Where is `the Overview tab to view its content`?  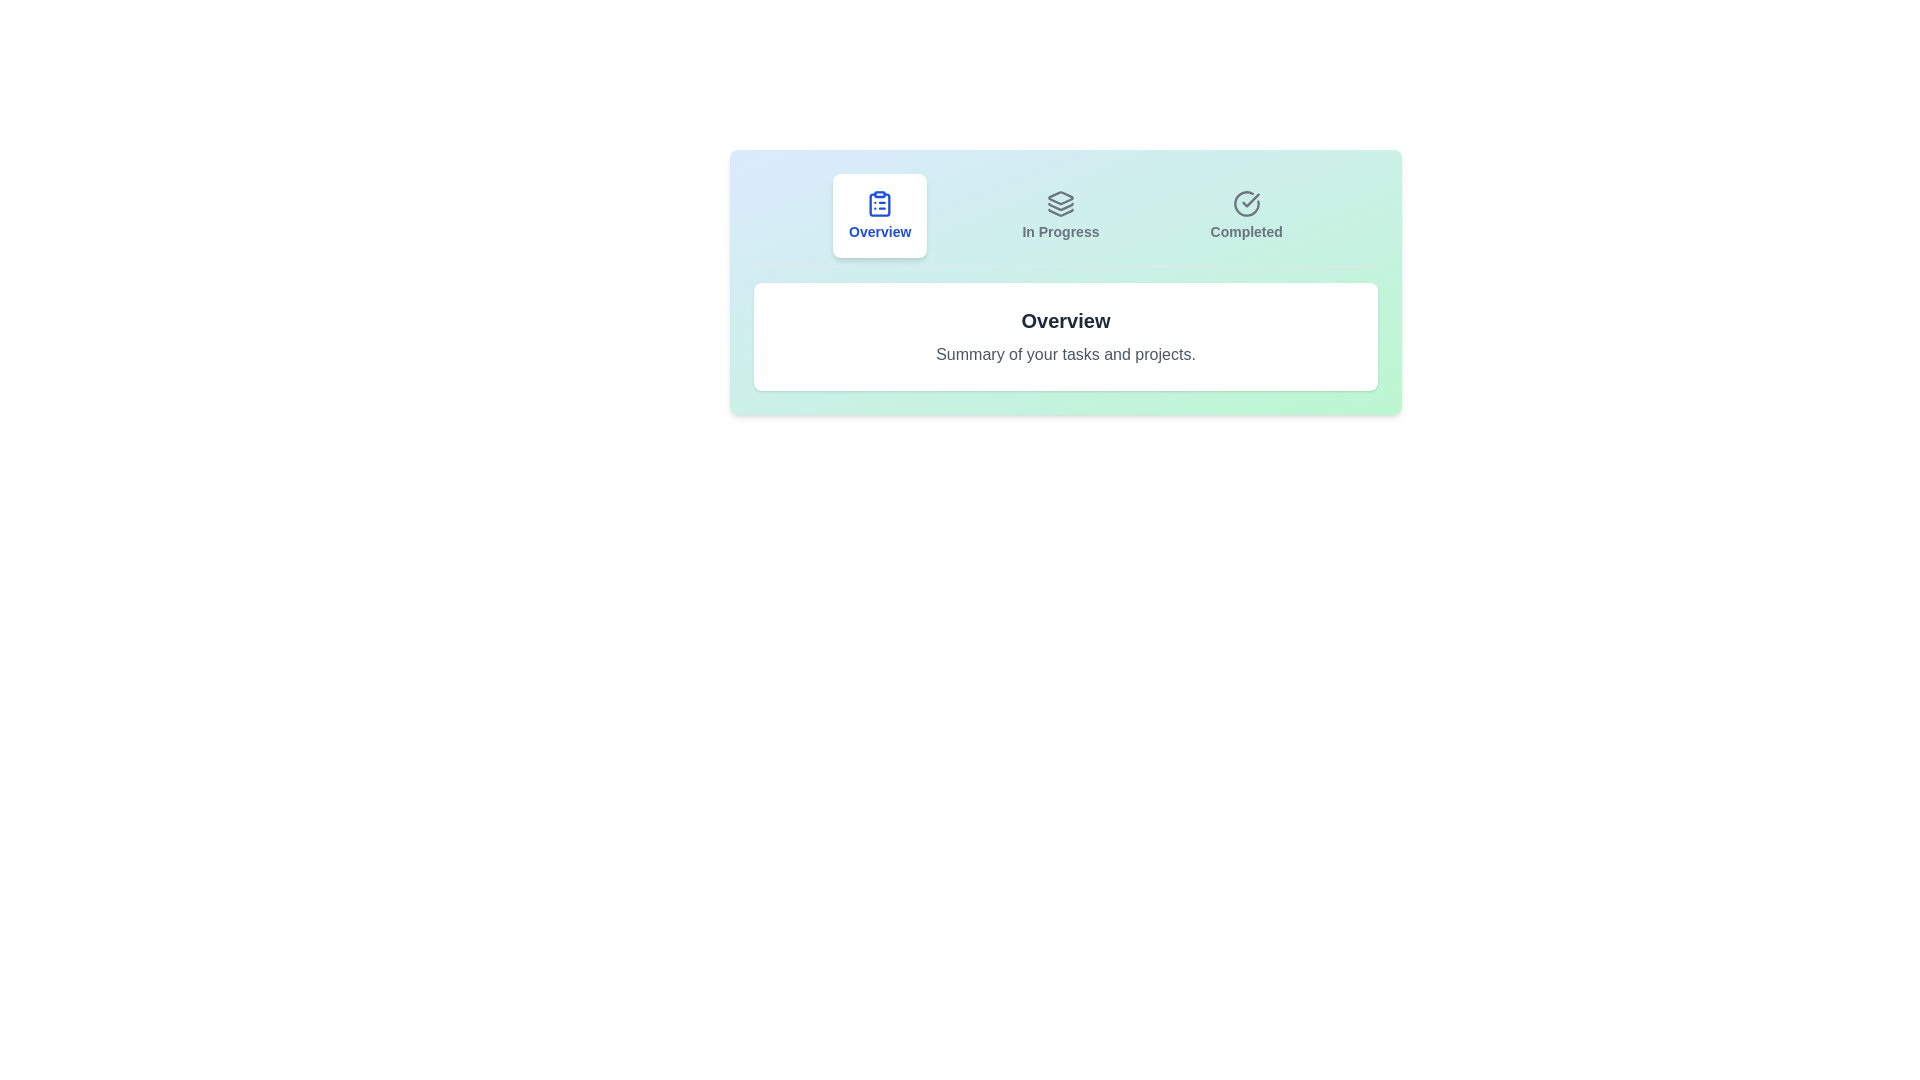 the Overview tab to view its content is located at coordinates (879, 216).